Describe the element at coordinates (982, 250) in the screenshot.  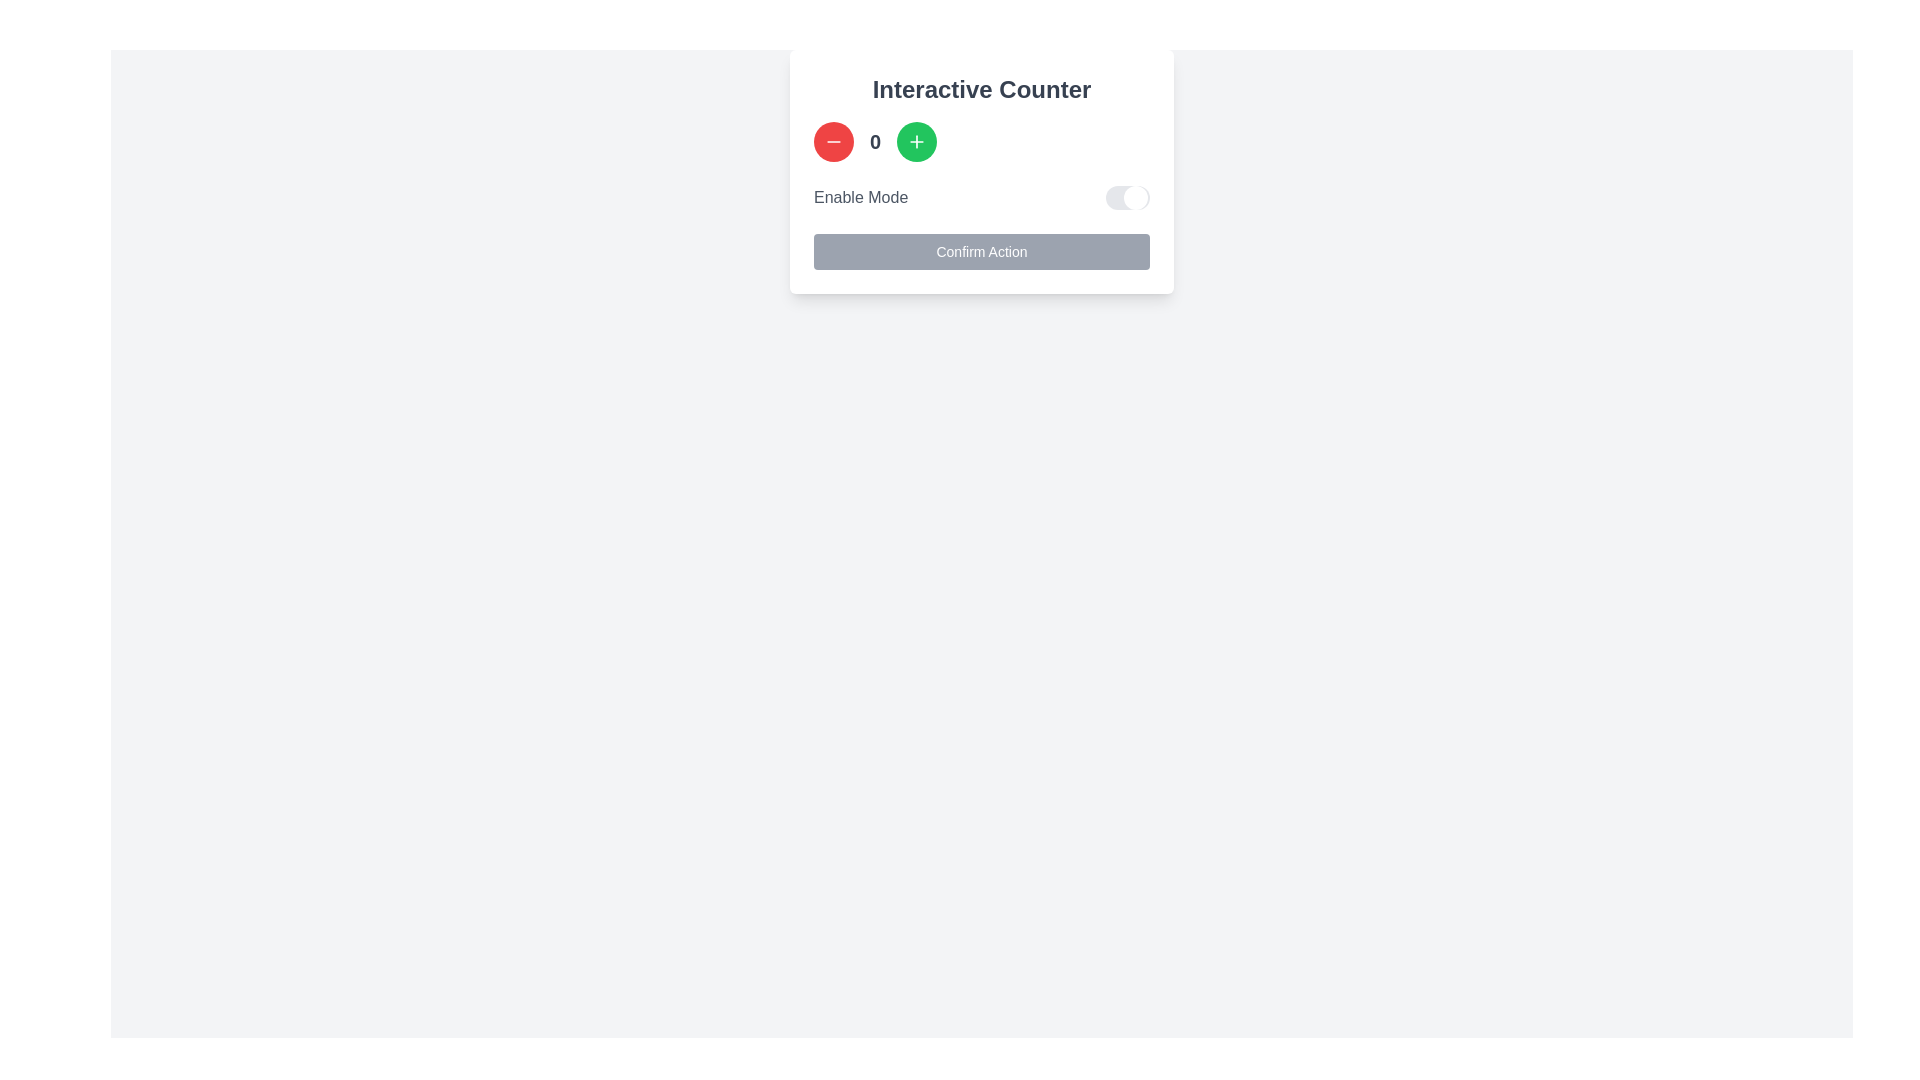
I see `the 'Confirm Action' button, which is a gray button with rounded corners and white text` at that location.